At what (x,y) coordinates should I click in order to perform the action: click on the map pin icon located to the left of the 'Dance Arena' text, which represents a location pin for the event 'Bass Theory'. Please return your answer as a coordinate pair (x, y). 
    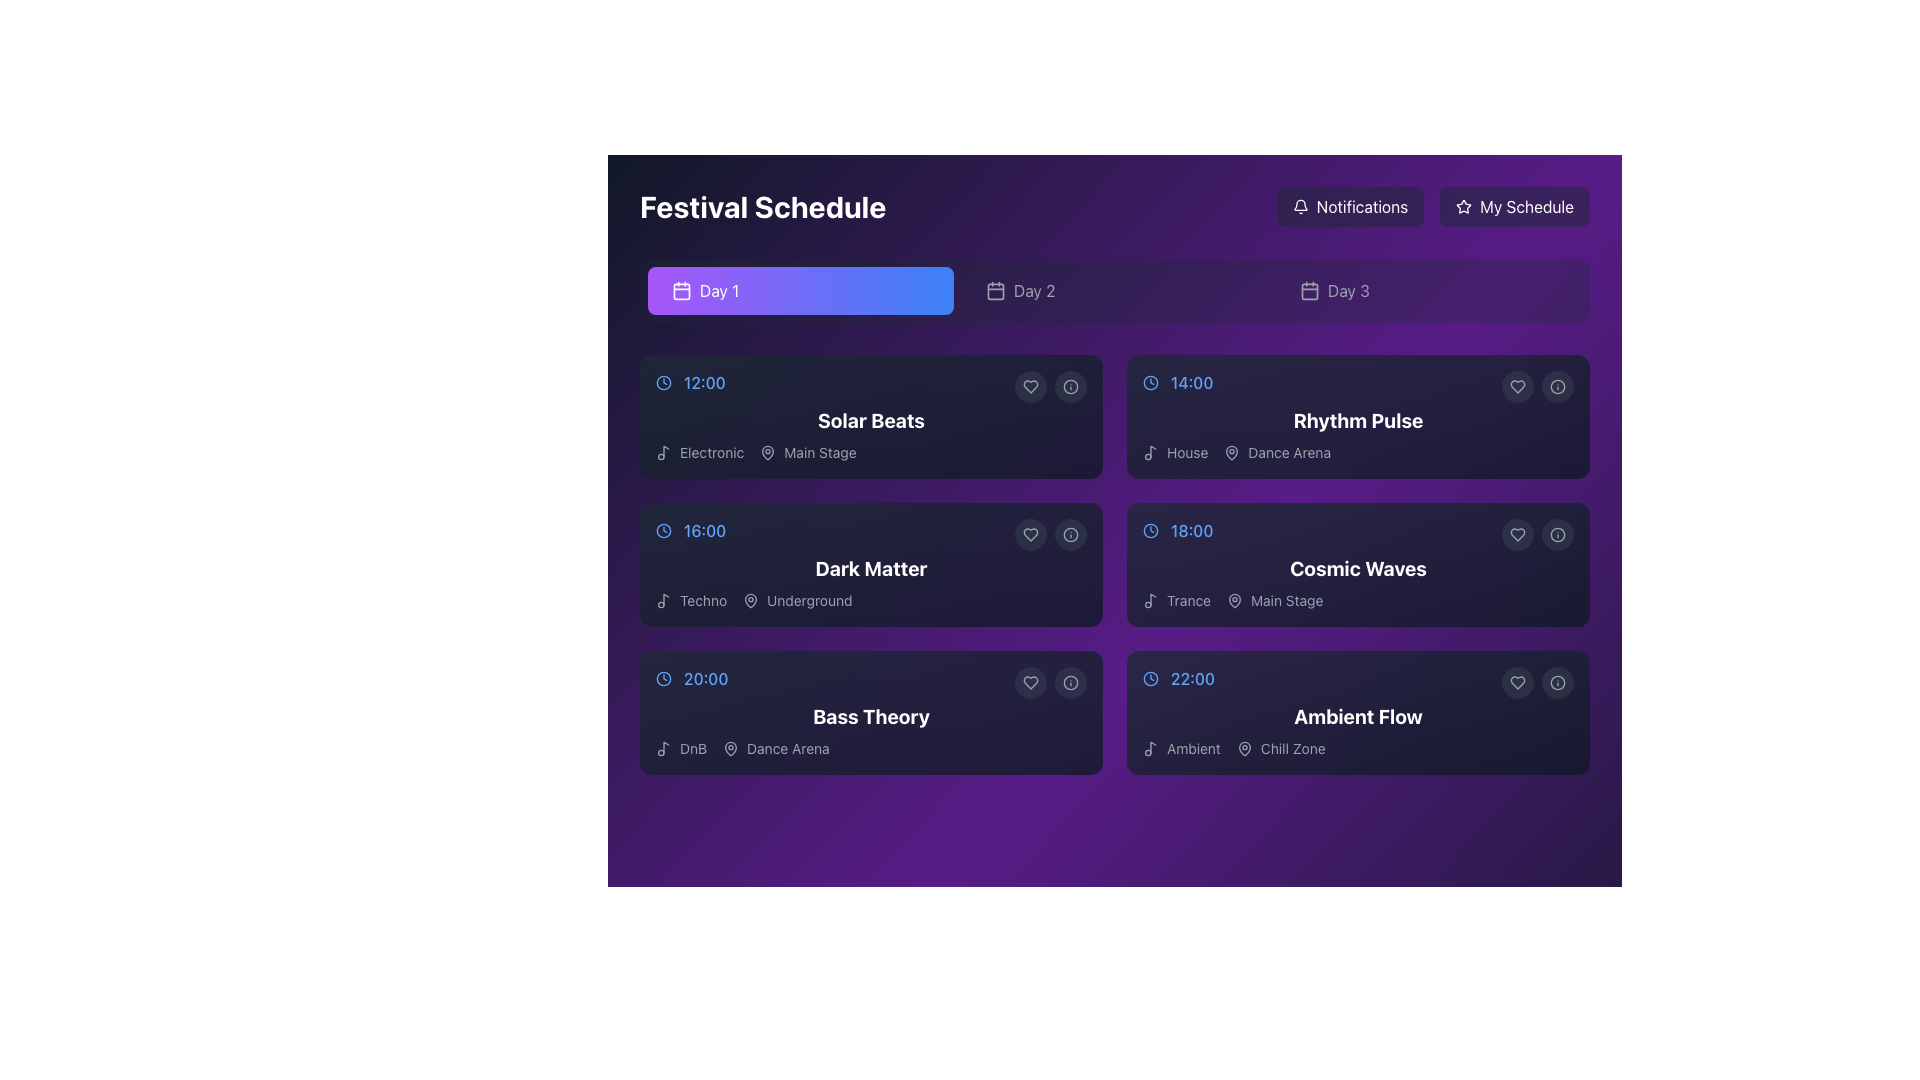
    Looking at the image, I should click on (730, 748).